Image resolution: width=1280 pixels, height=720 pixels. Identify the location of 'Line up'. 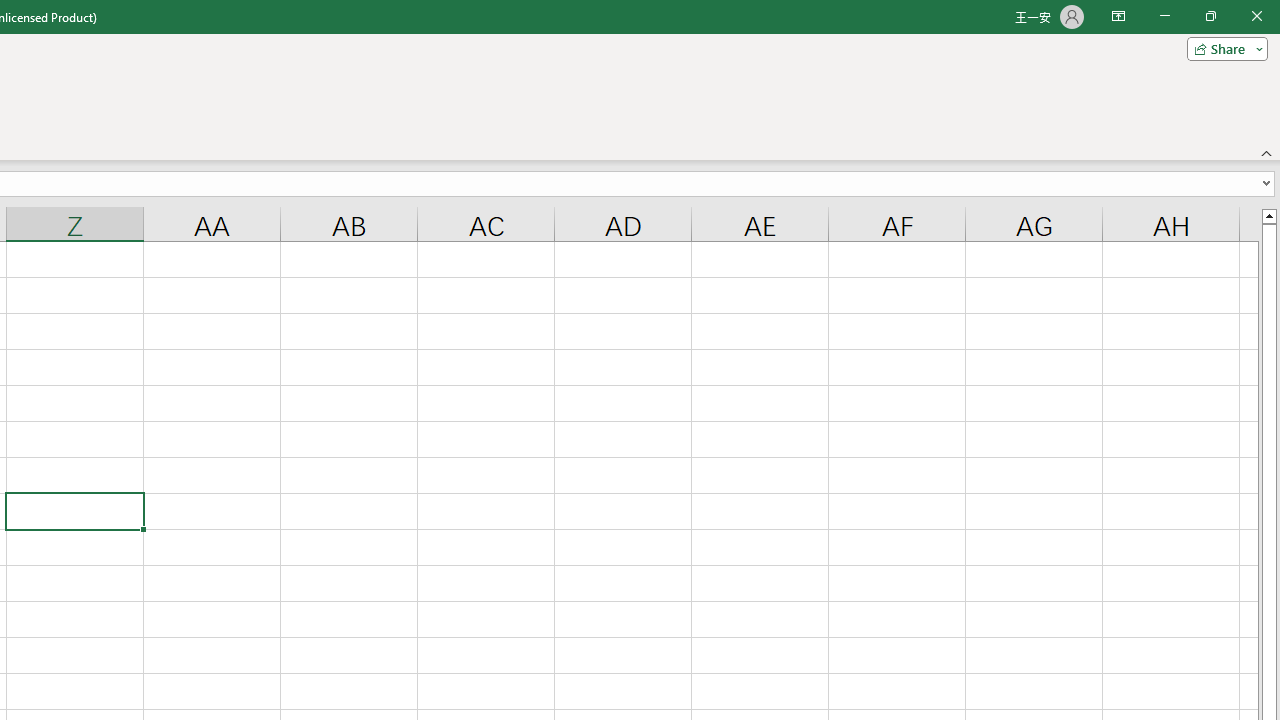
(1268, 215).